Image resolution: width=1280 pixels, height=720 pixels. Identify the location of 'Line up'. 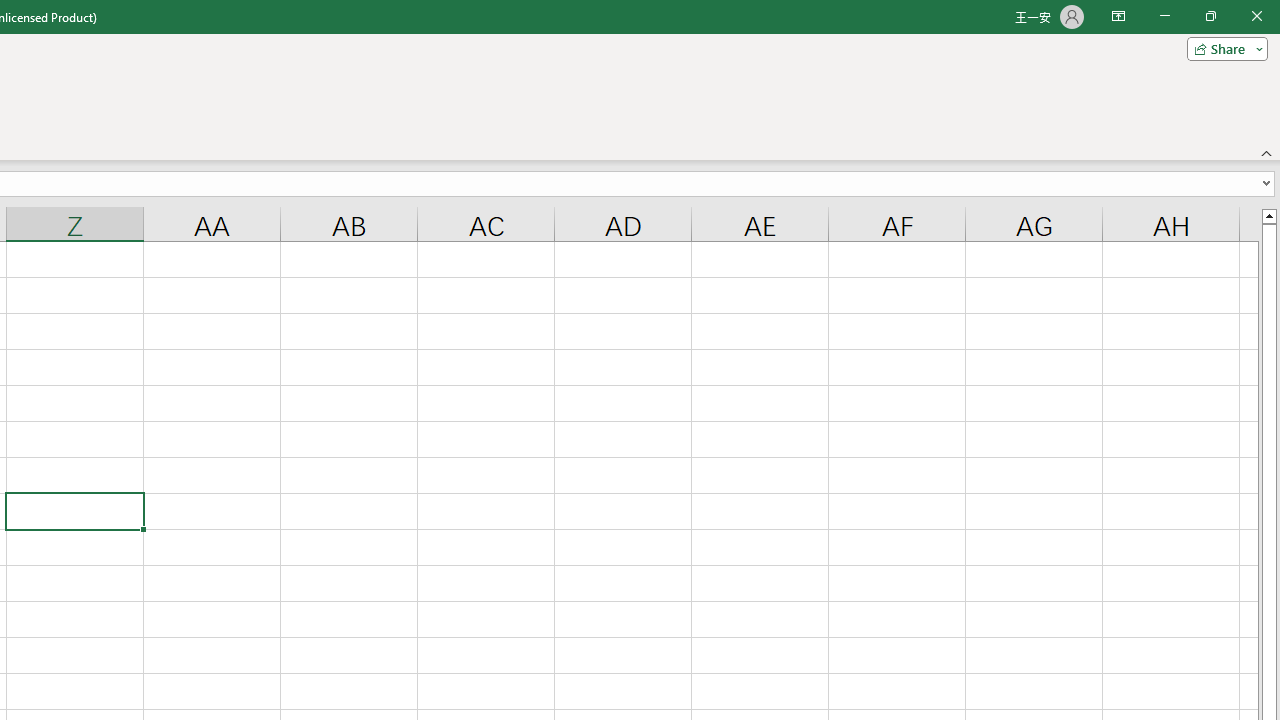
(1268, 215).